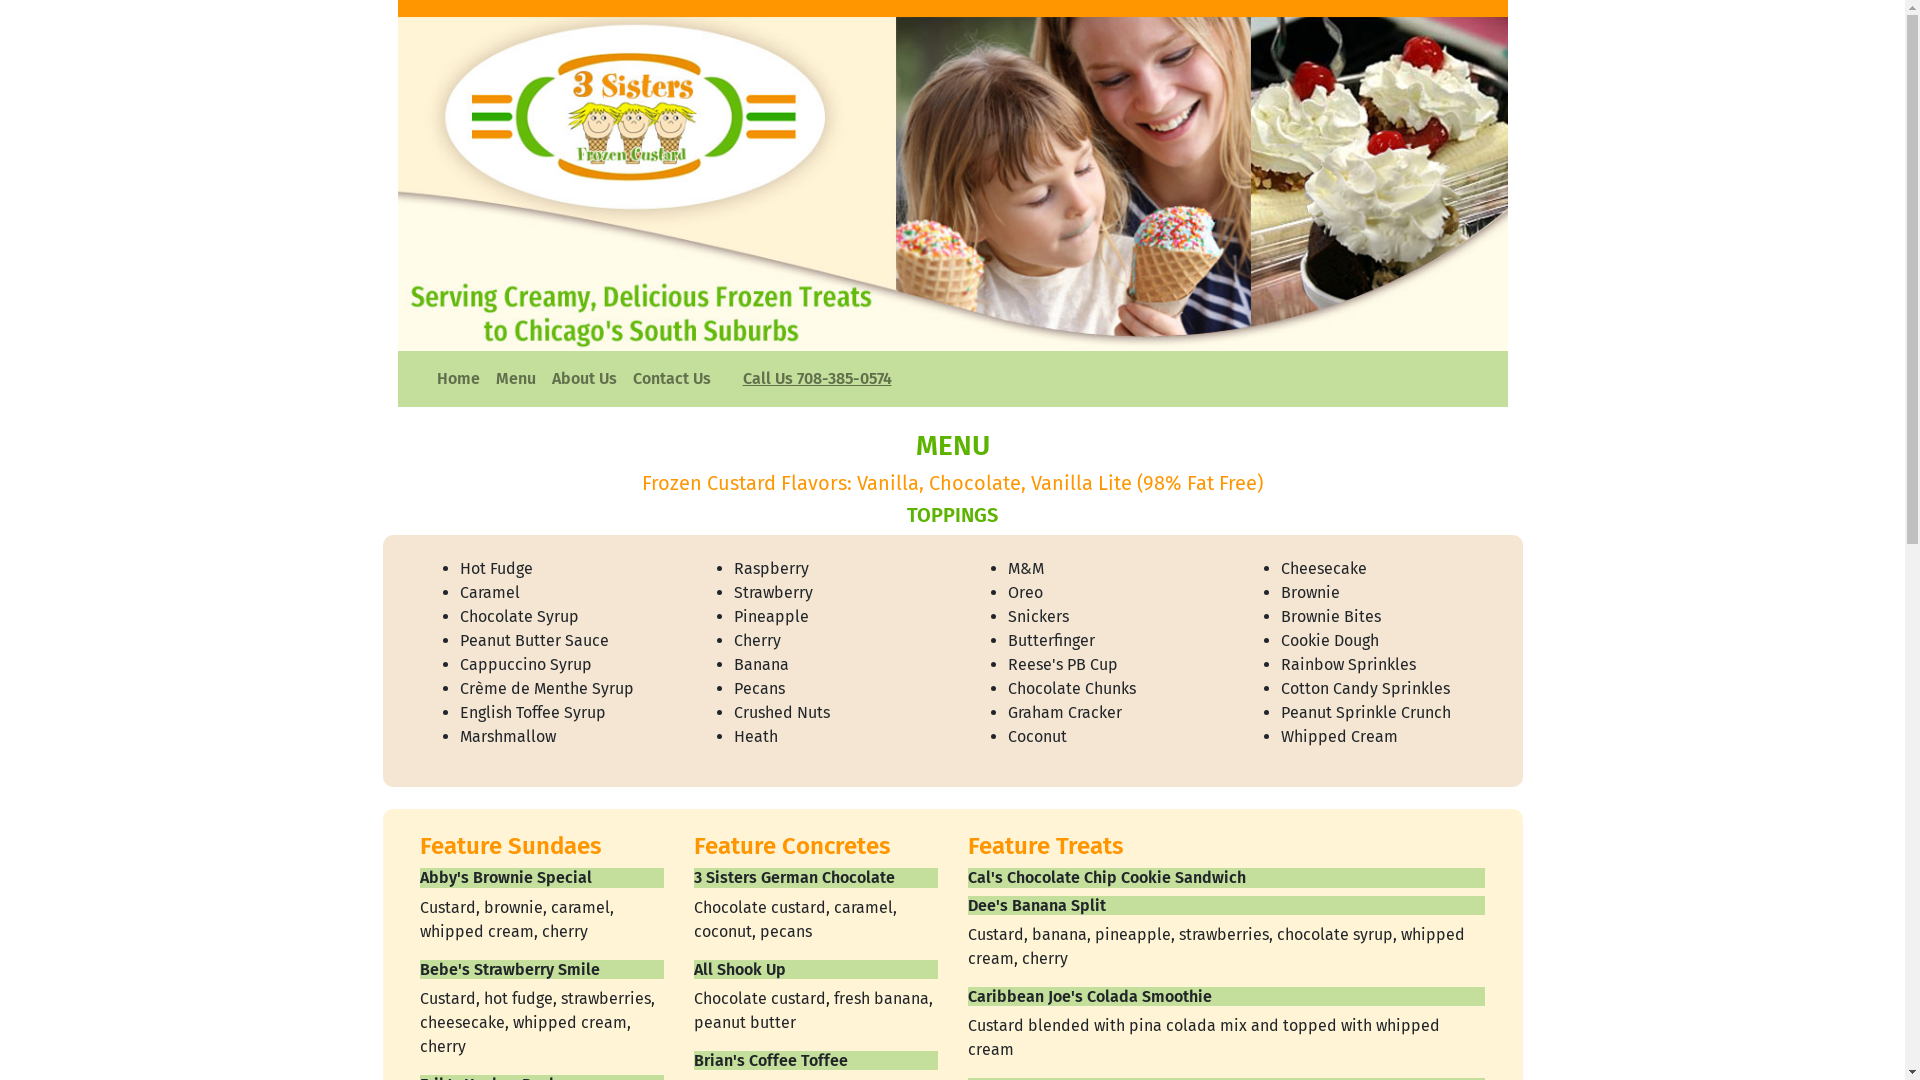  What do you see at coordinates (816, 378) in the screenshot?
I see `'Call Us 708-385-0574'` at bounding box center [816, 378].